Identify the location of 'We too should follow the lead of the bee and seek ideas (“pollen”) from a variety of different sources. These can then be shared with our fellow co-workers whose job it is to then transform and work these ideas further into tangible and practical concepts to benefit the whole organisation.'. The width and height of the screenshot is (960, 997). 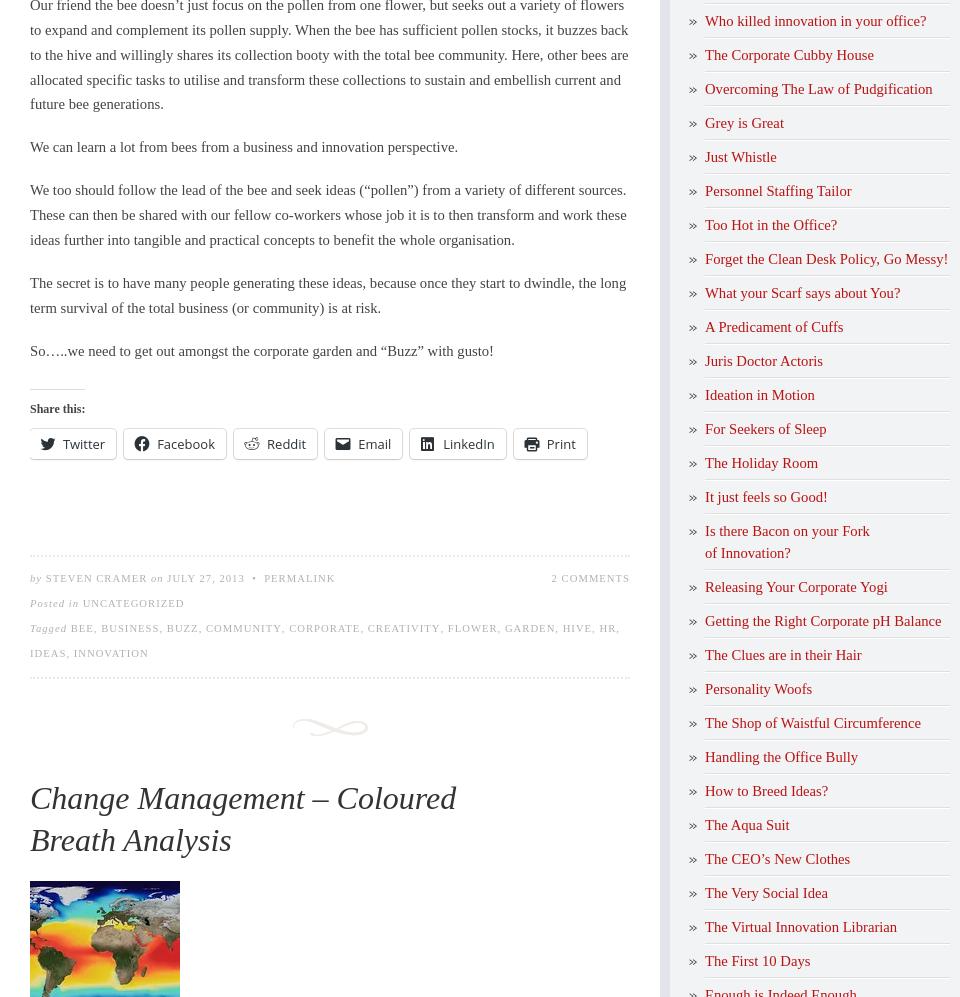
(328, 214).